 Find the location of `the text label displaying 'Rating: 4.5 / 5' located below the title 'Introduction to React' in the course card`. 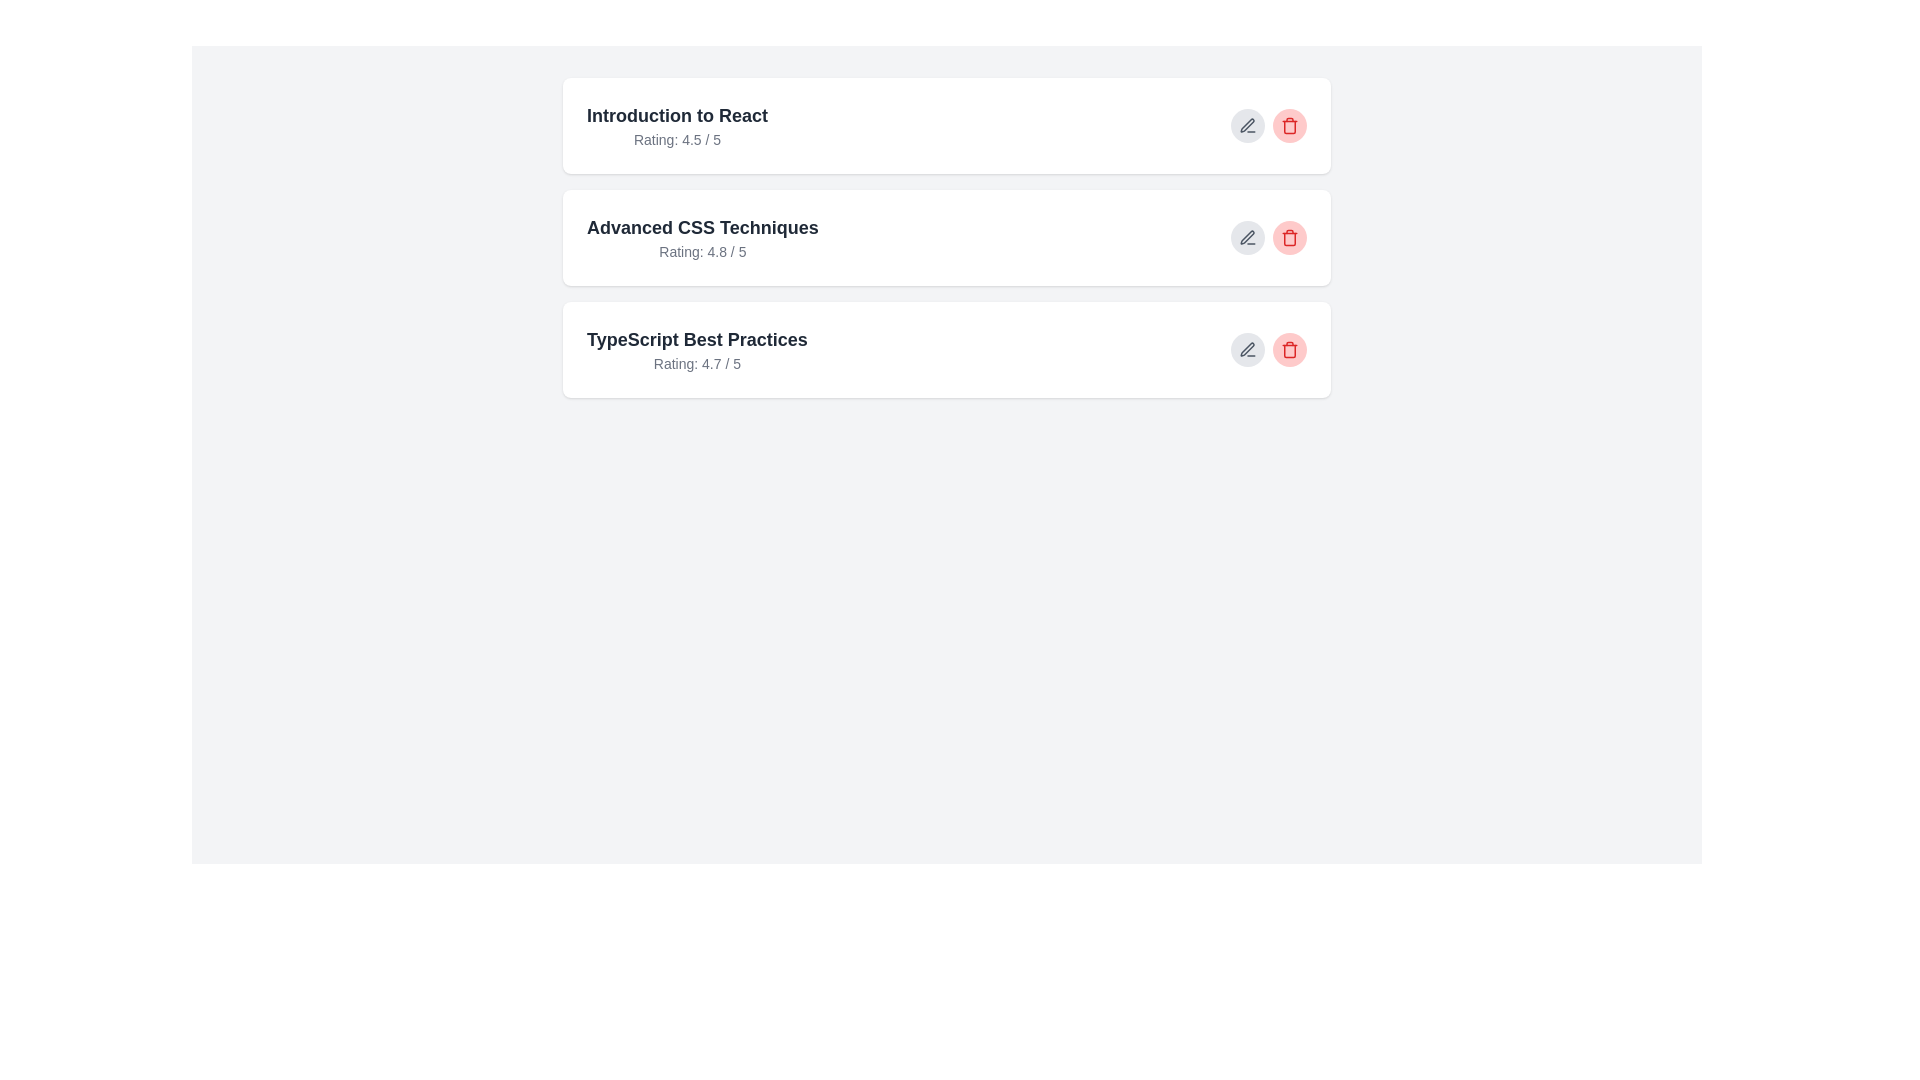

the text label displaying 'Rating: 4.5 / 5' located below the title 'Introduction to React' in the course card is located at coordinates (677, 138).